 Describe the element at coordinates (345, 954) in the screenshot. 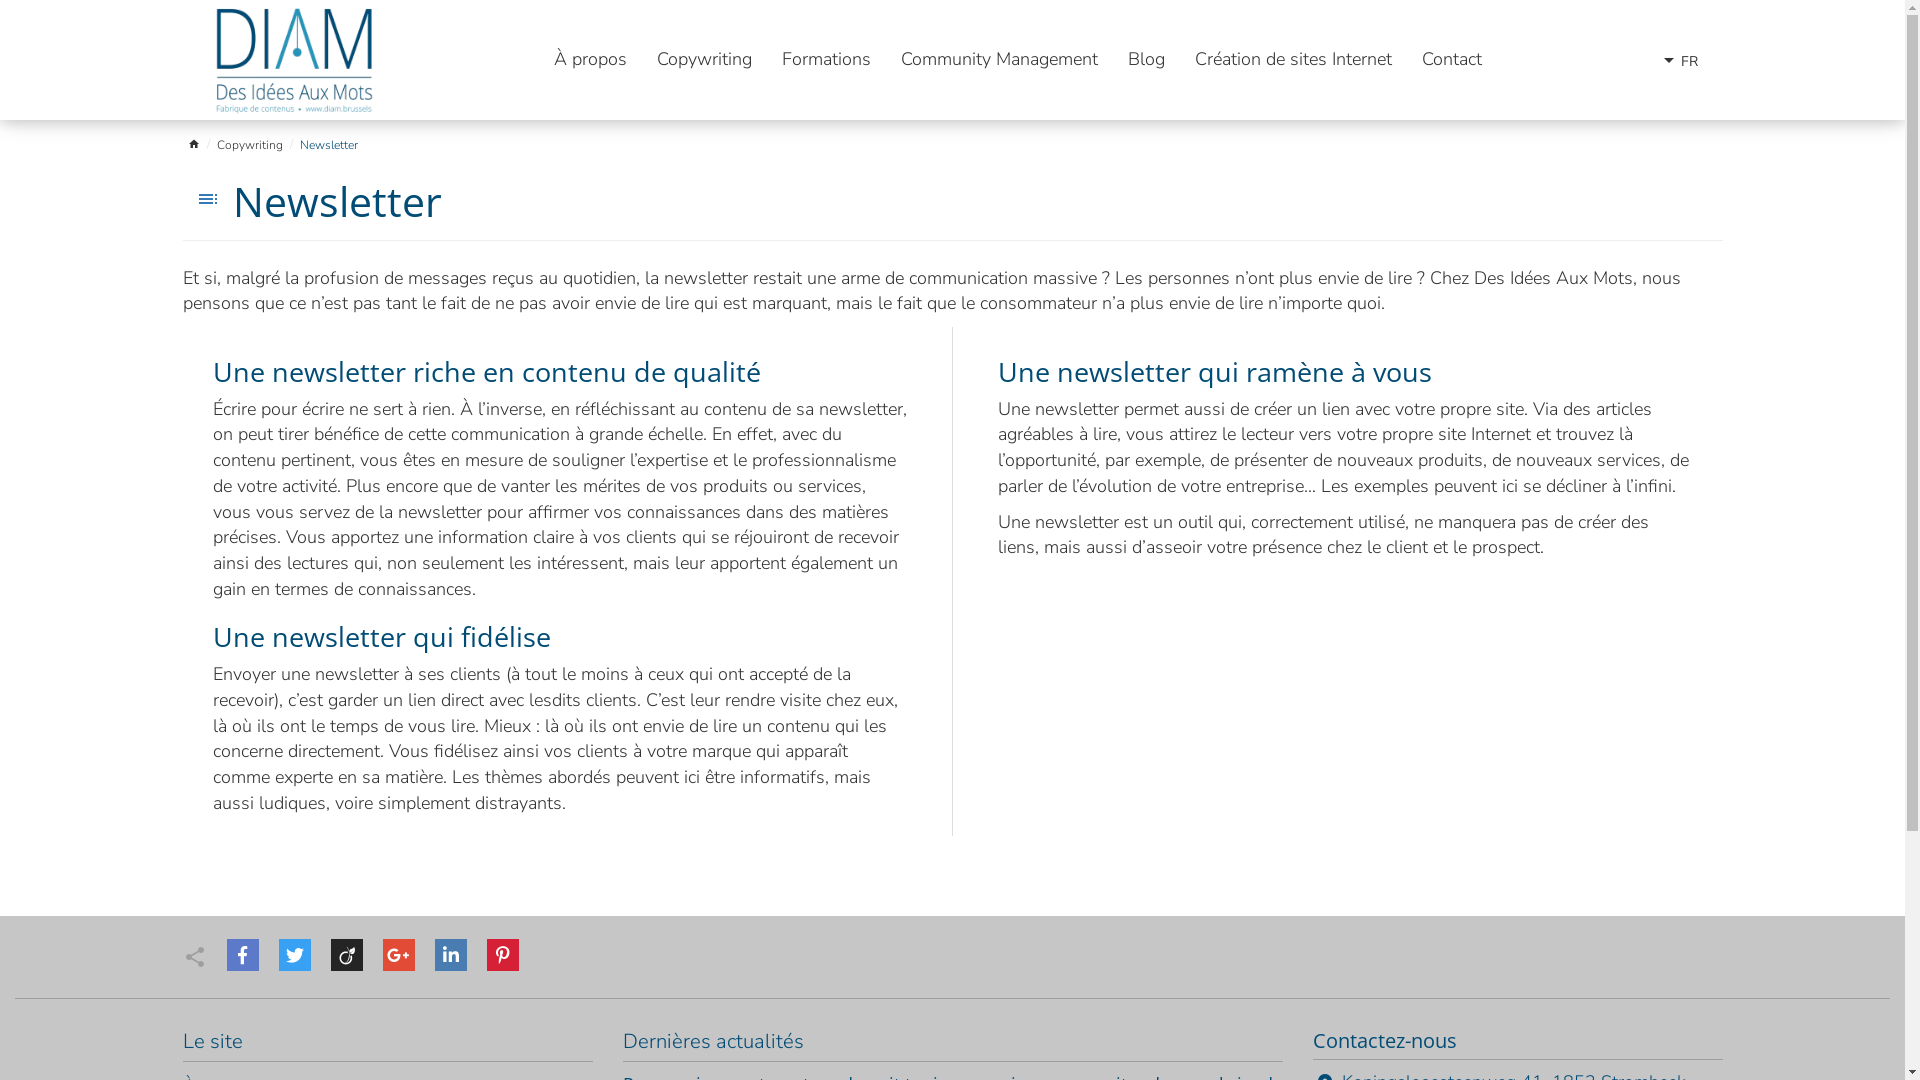

I see `'Viadeo'` at that location.